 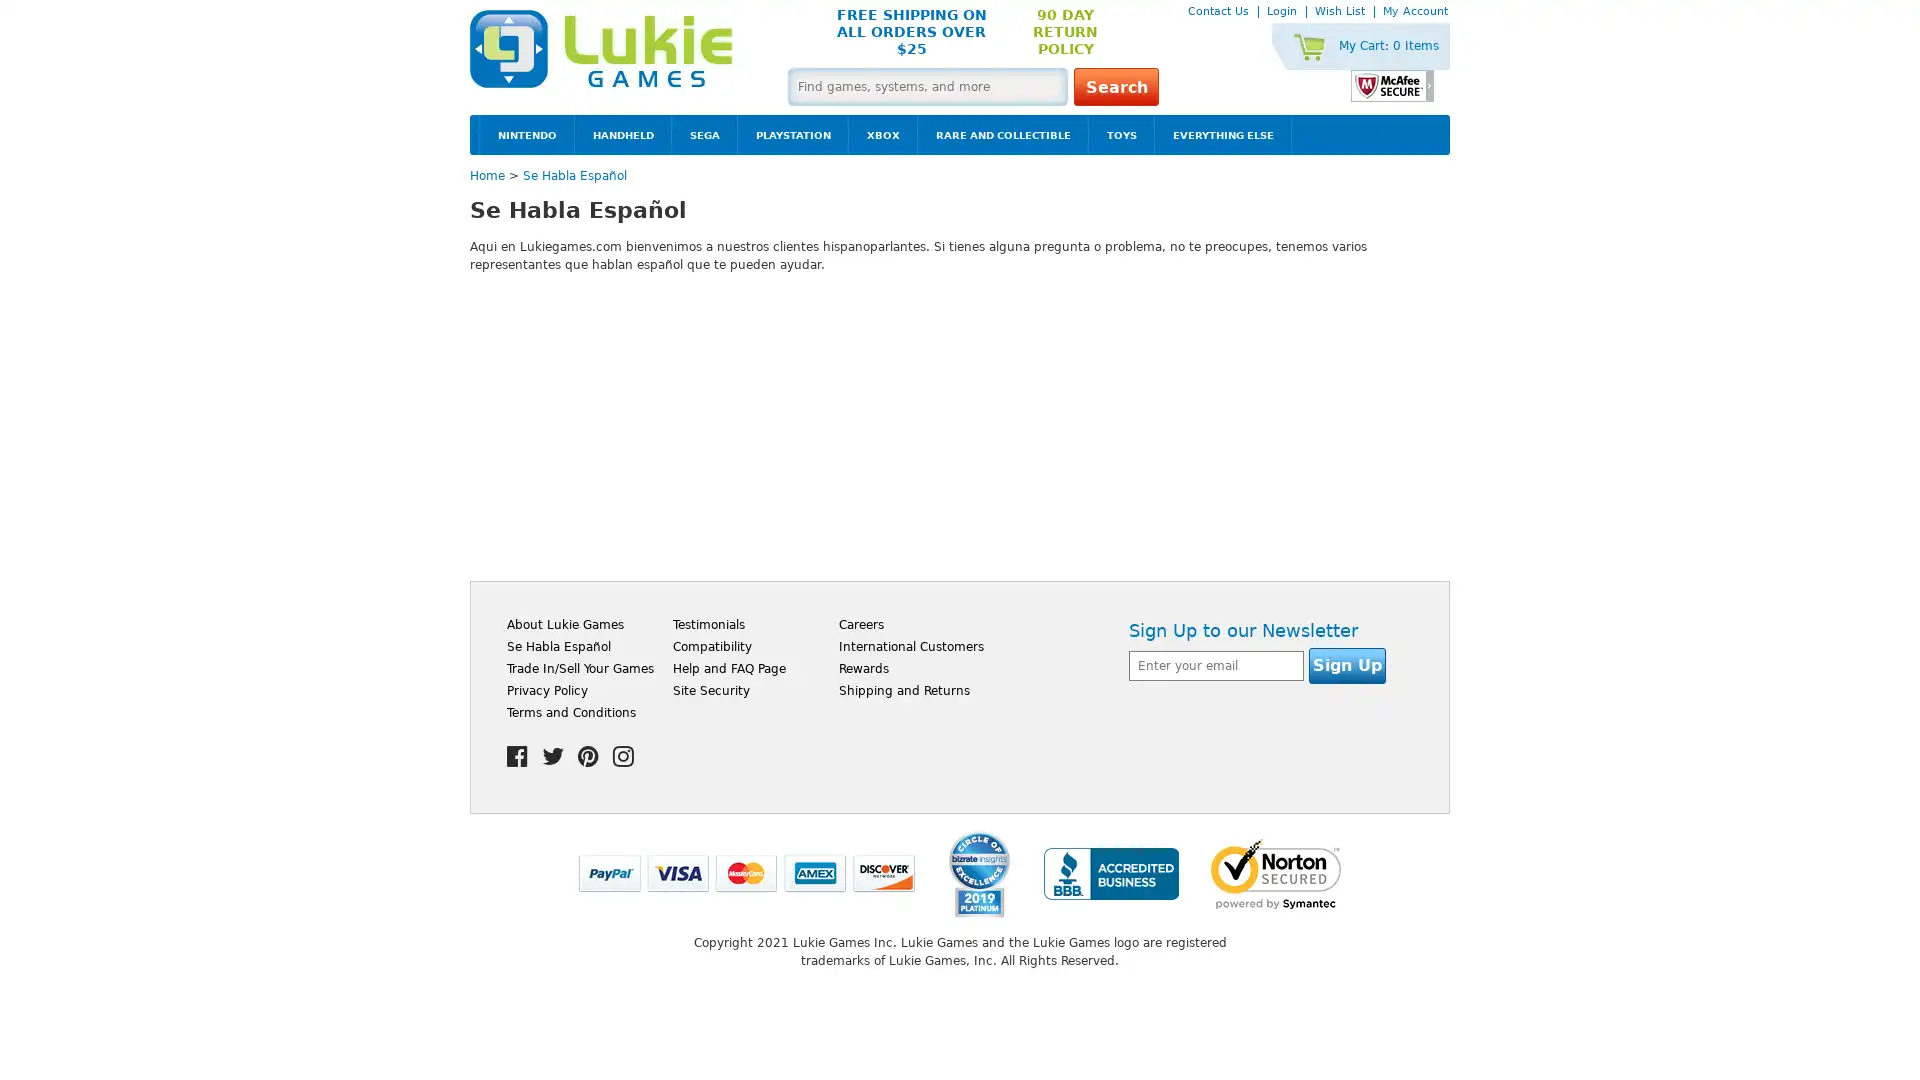 What do you see at coordinates (1347, 666) in the screenshot?
I see `Sign Up` at bounding box center [1347, 666].